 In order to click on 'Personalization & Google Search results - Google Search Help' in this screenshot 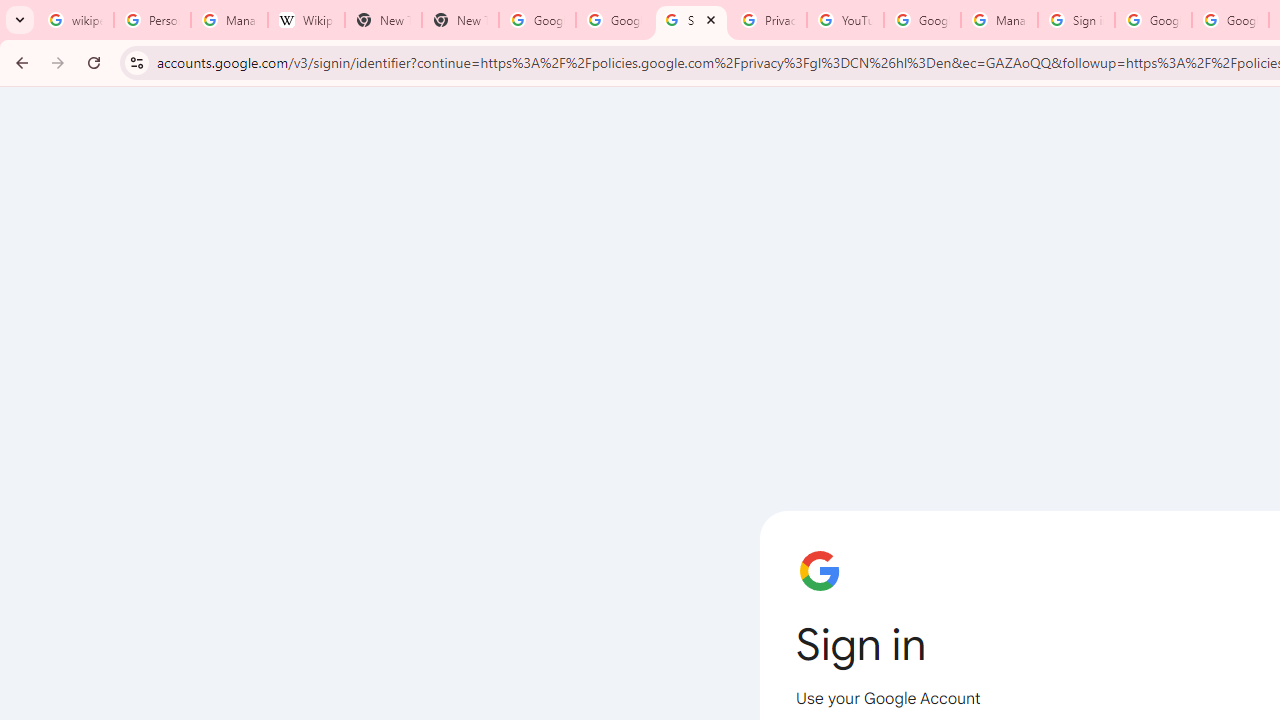, I will do `click(151, 20)`.